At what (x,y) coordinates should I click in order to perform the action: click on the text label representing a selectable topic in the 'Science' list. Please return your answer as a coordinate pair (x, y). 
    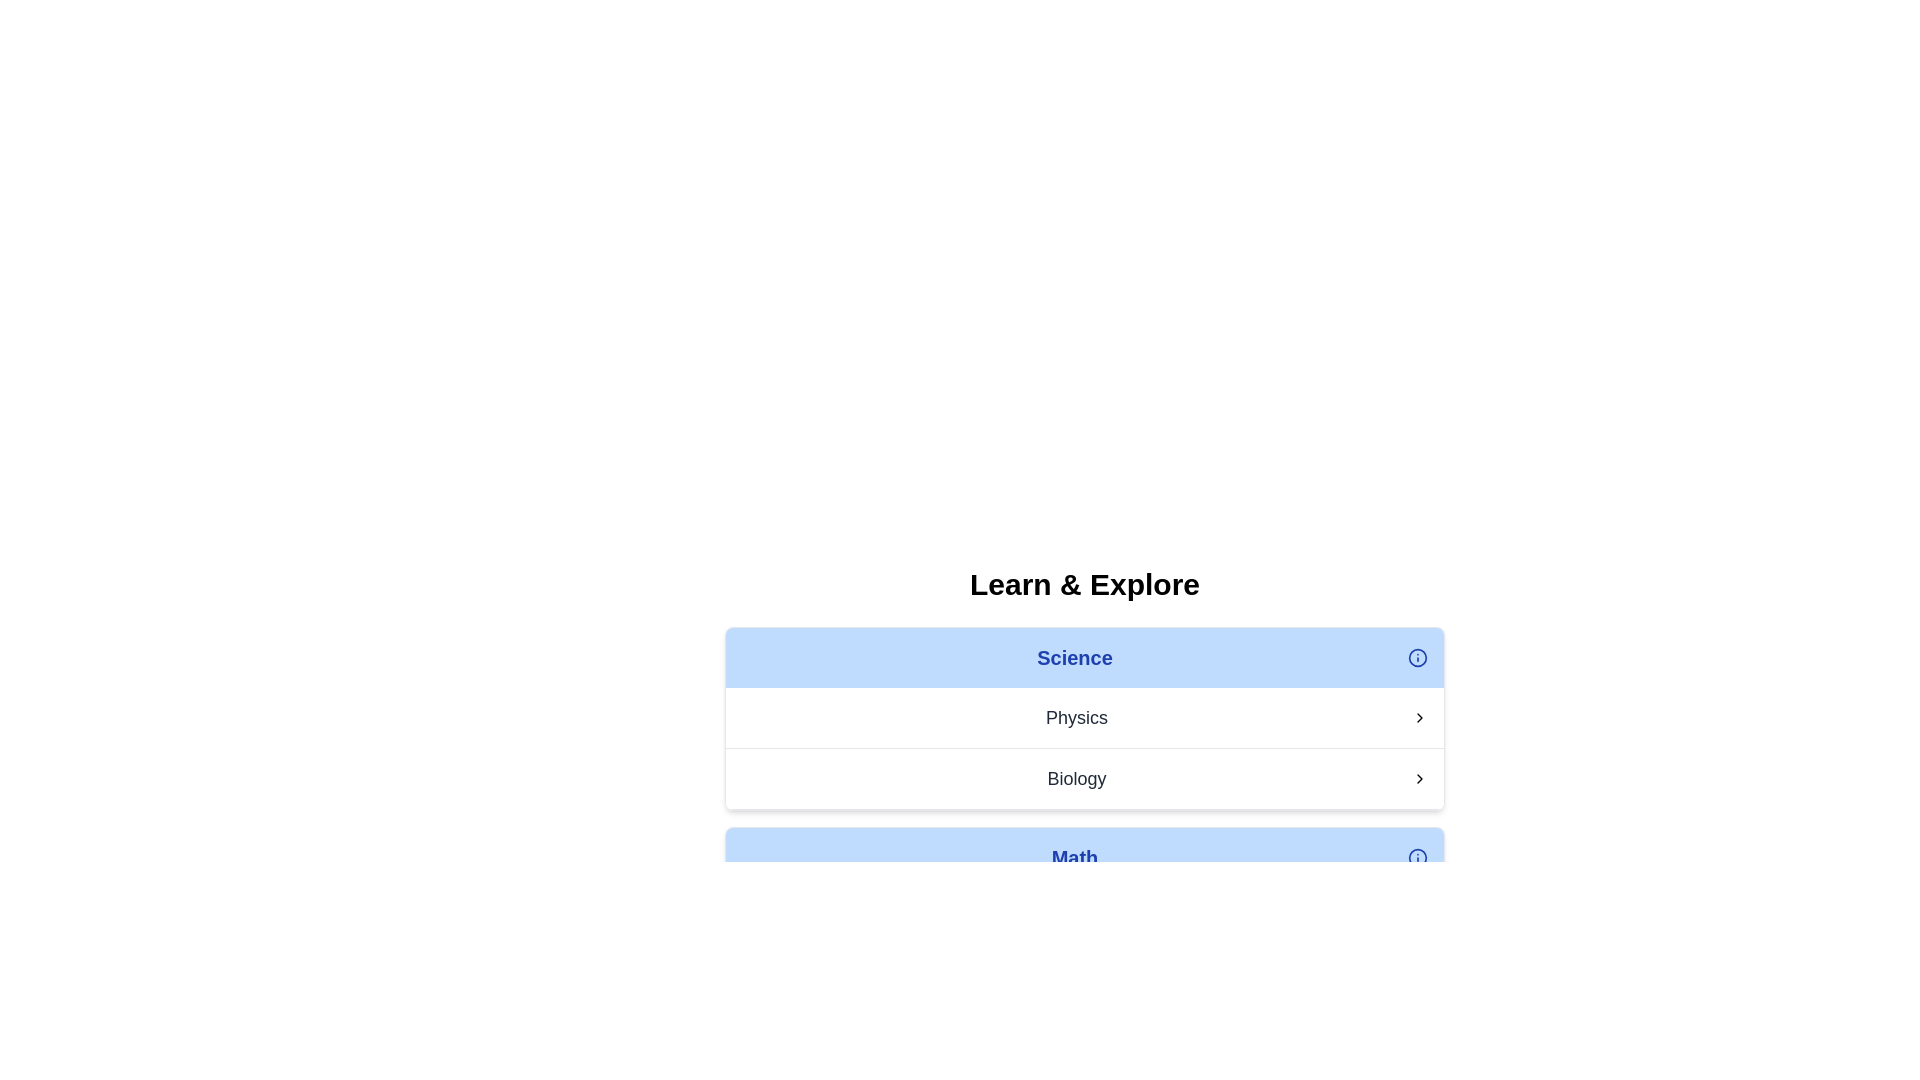
    Looking at the image, I should click on (1075, 778).